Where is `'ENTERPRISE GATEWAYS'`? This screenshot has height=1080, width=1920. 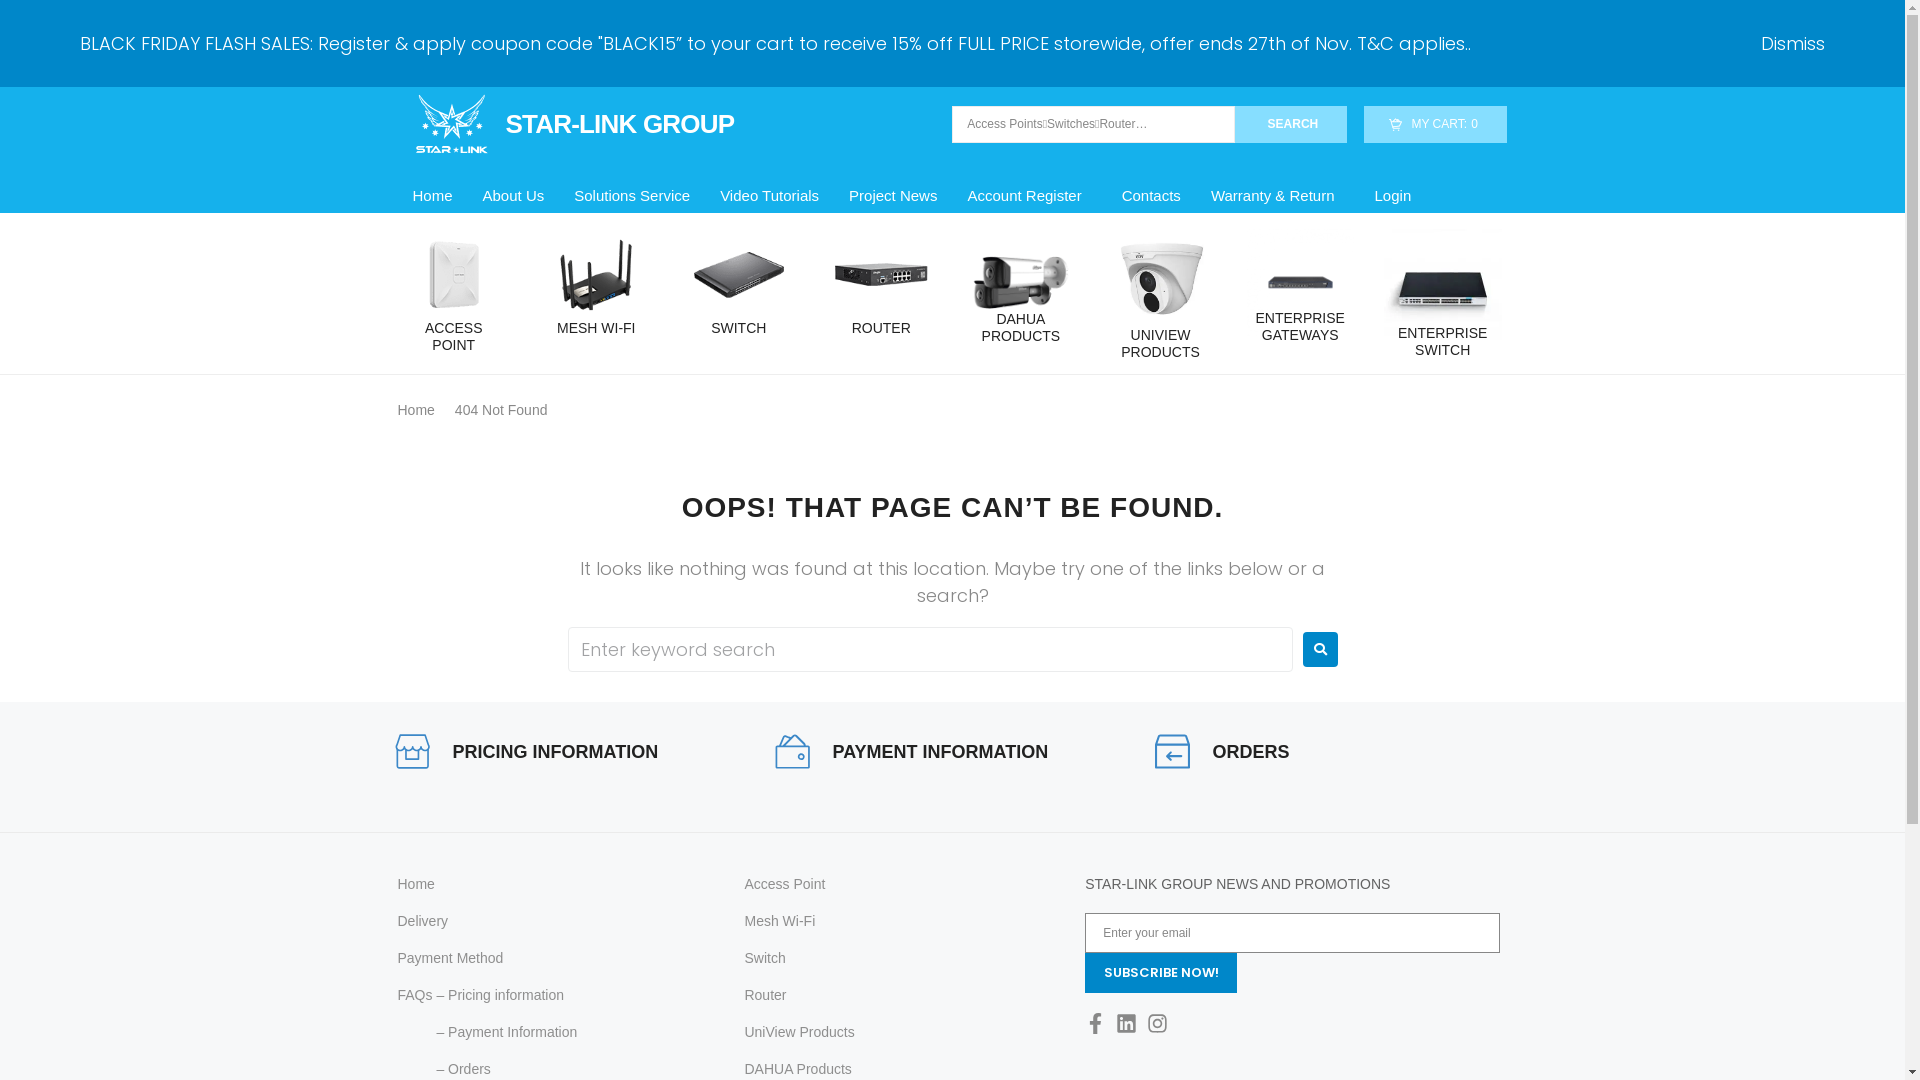 'ENTERPRISE GATEWAYS' is located at coordinates (1246, 326).